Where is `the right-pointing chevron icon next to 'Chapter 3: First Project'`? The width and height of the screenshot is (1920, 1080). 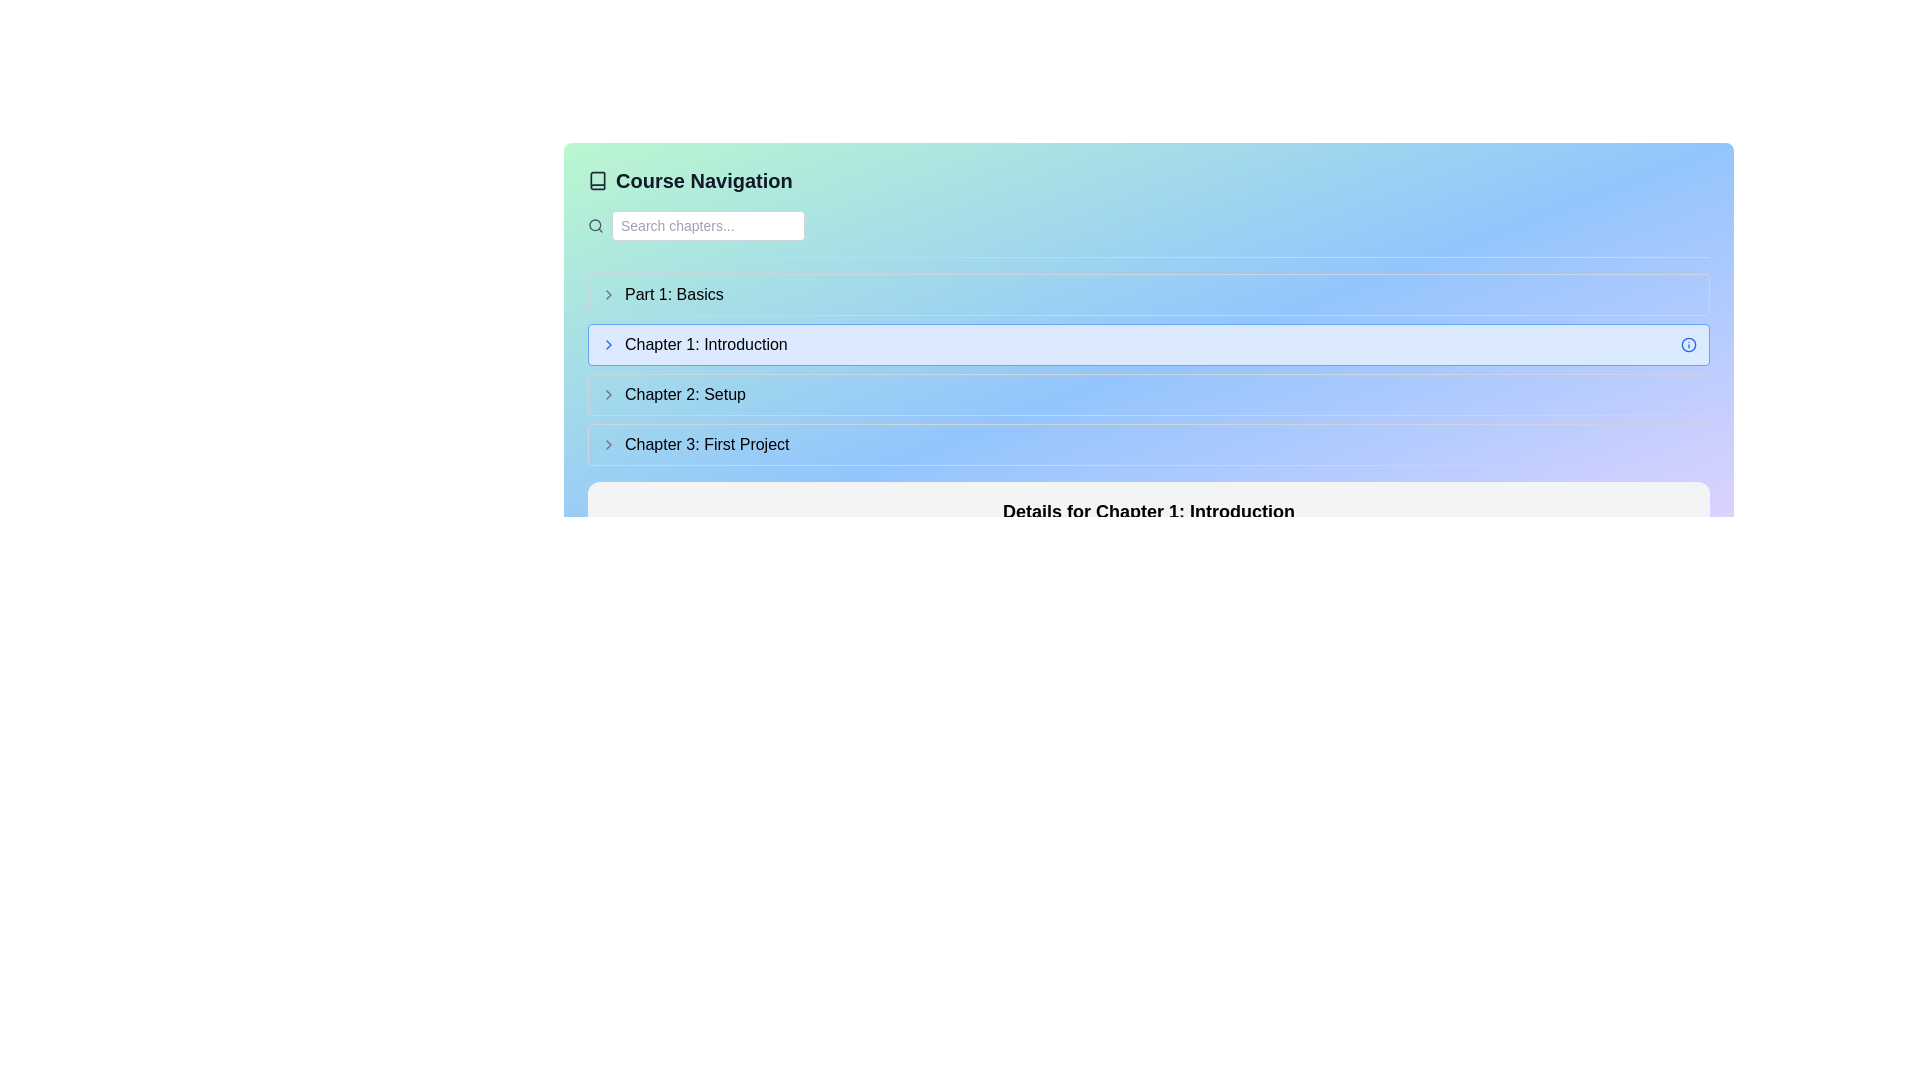
the right-pointing chevron icon next to 'Chapter 3: First Project' is located at coordinates (608, 443).